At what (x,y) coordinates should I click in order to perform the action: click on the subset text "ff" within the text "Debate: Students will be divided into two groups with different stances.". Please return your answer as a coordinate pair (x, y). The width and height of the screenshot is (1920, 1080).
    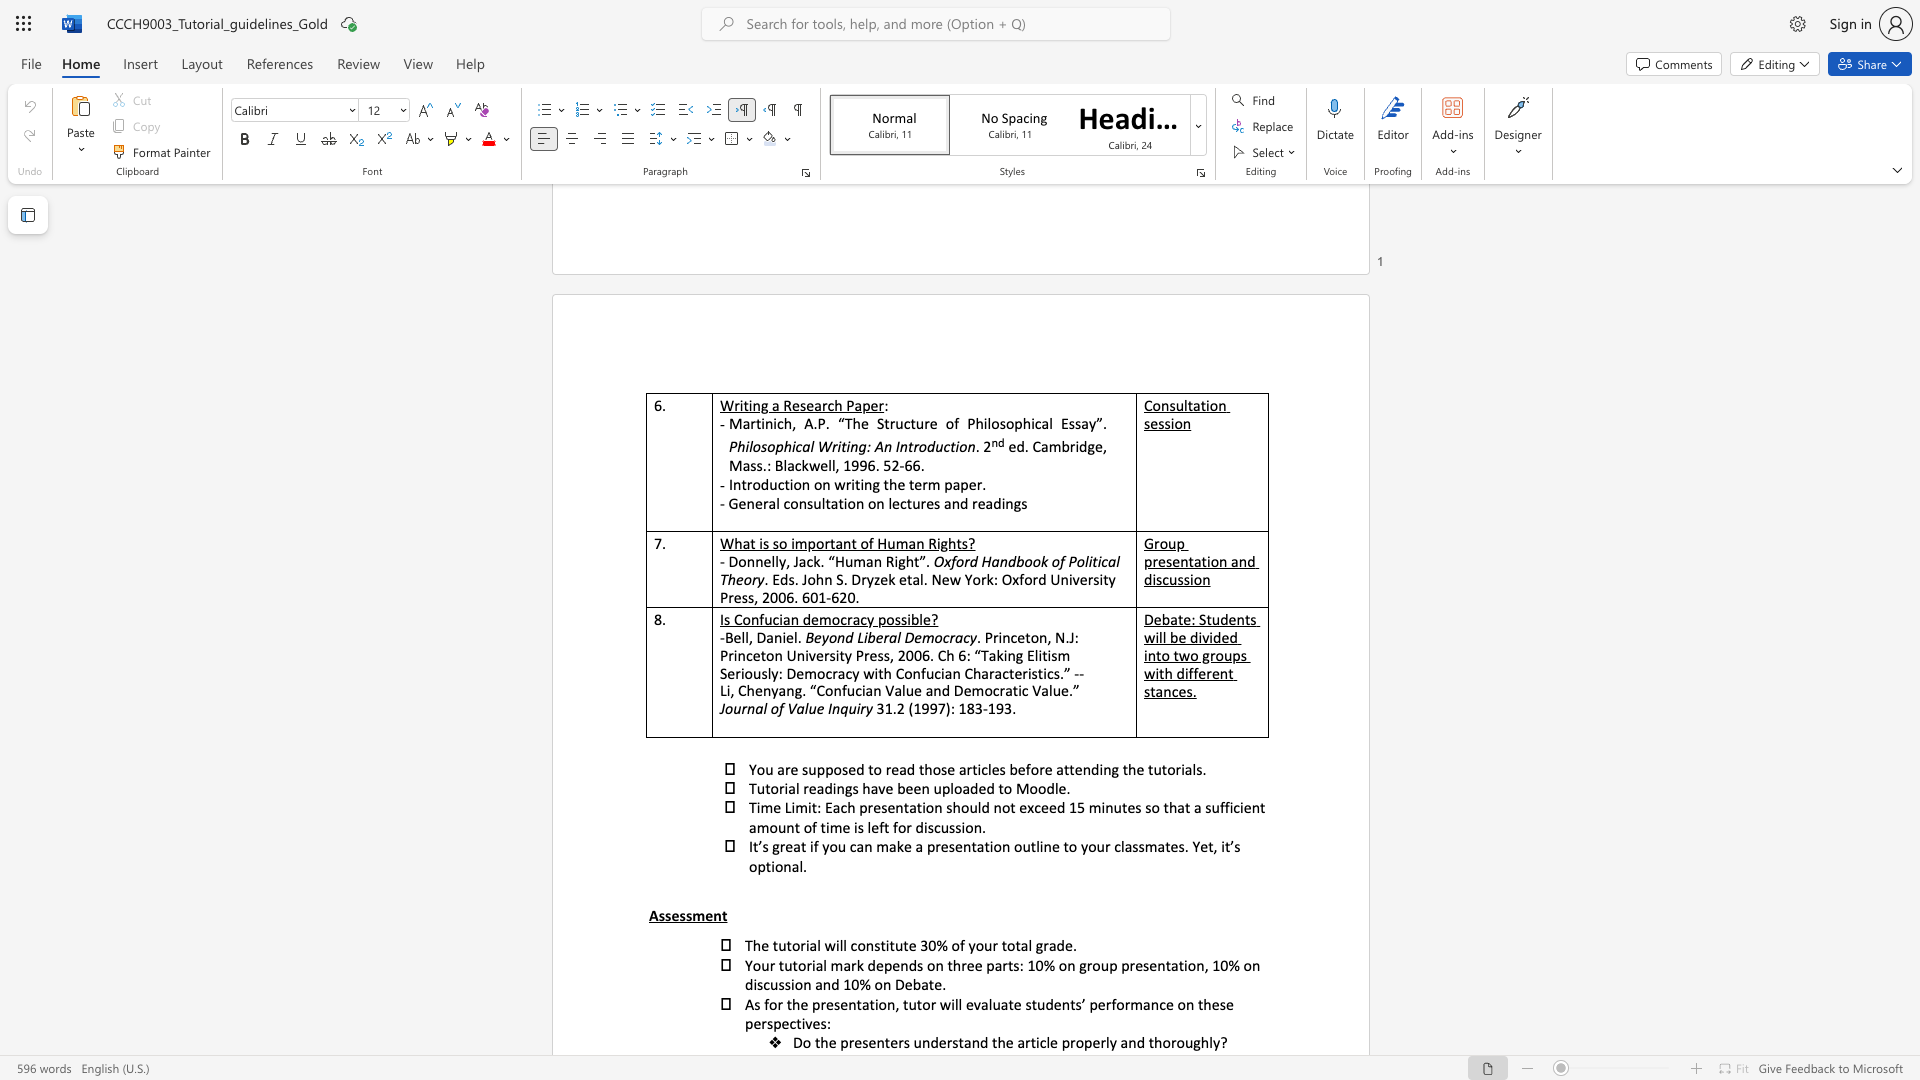
    Looking at the image, I should click on (1188, 673).